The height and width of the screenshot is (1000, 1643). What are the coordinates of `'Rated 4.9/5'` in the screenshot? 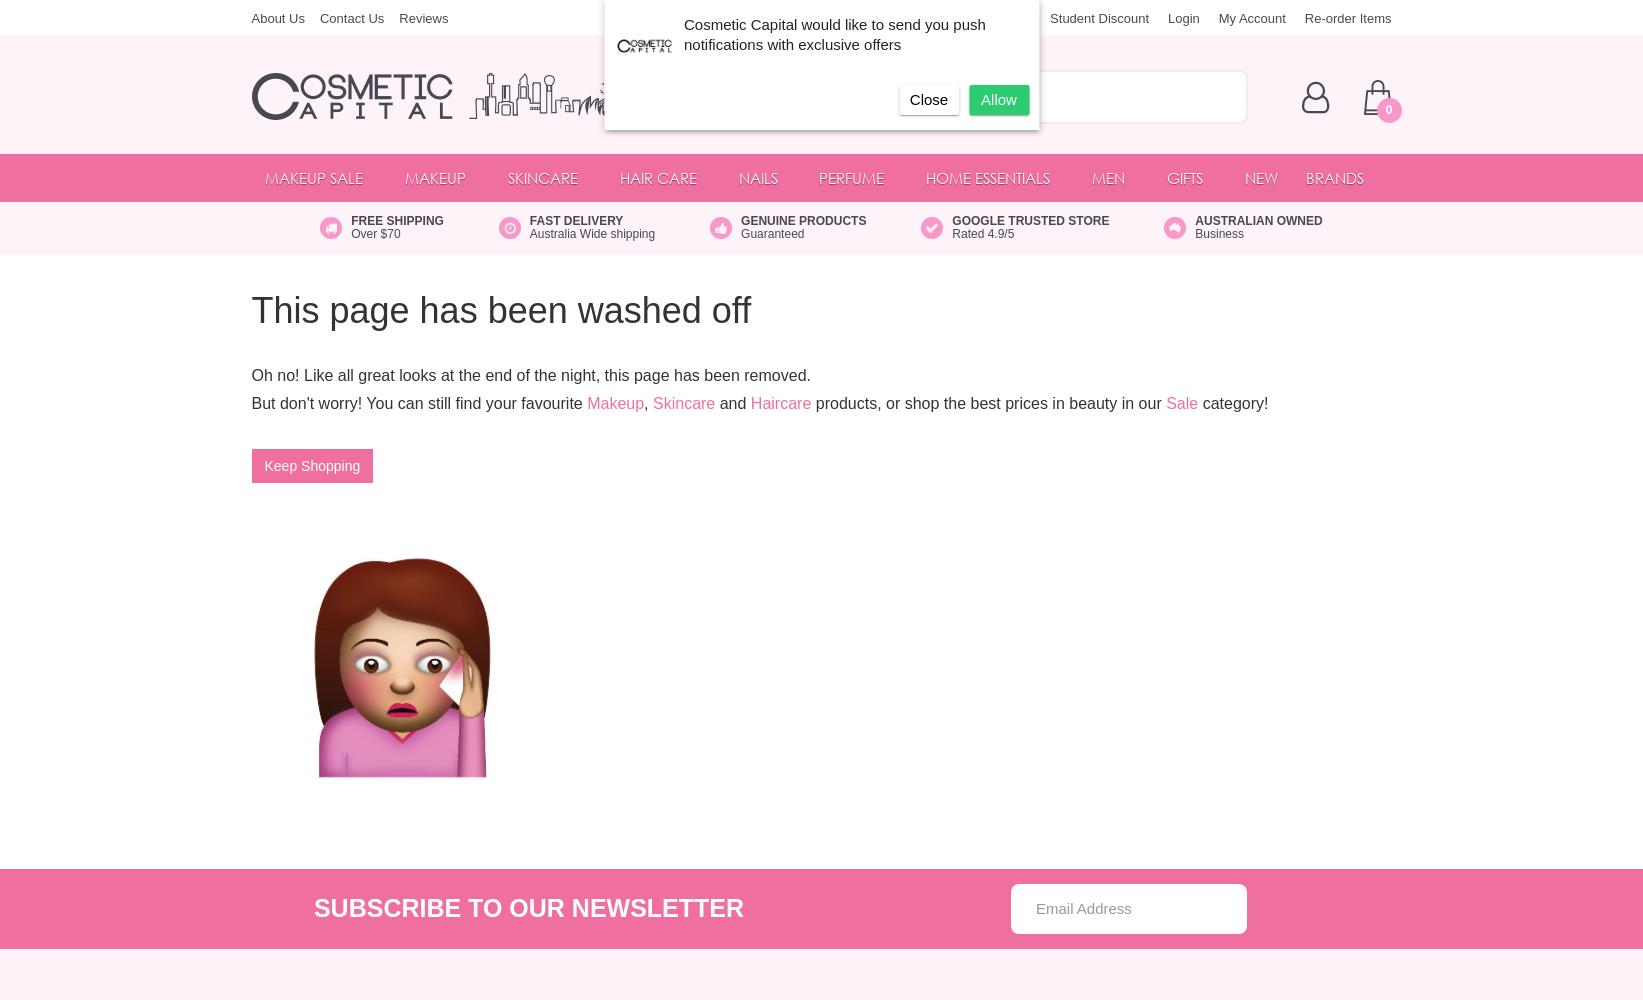 It's located at (983, 233).